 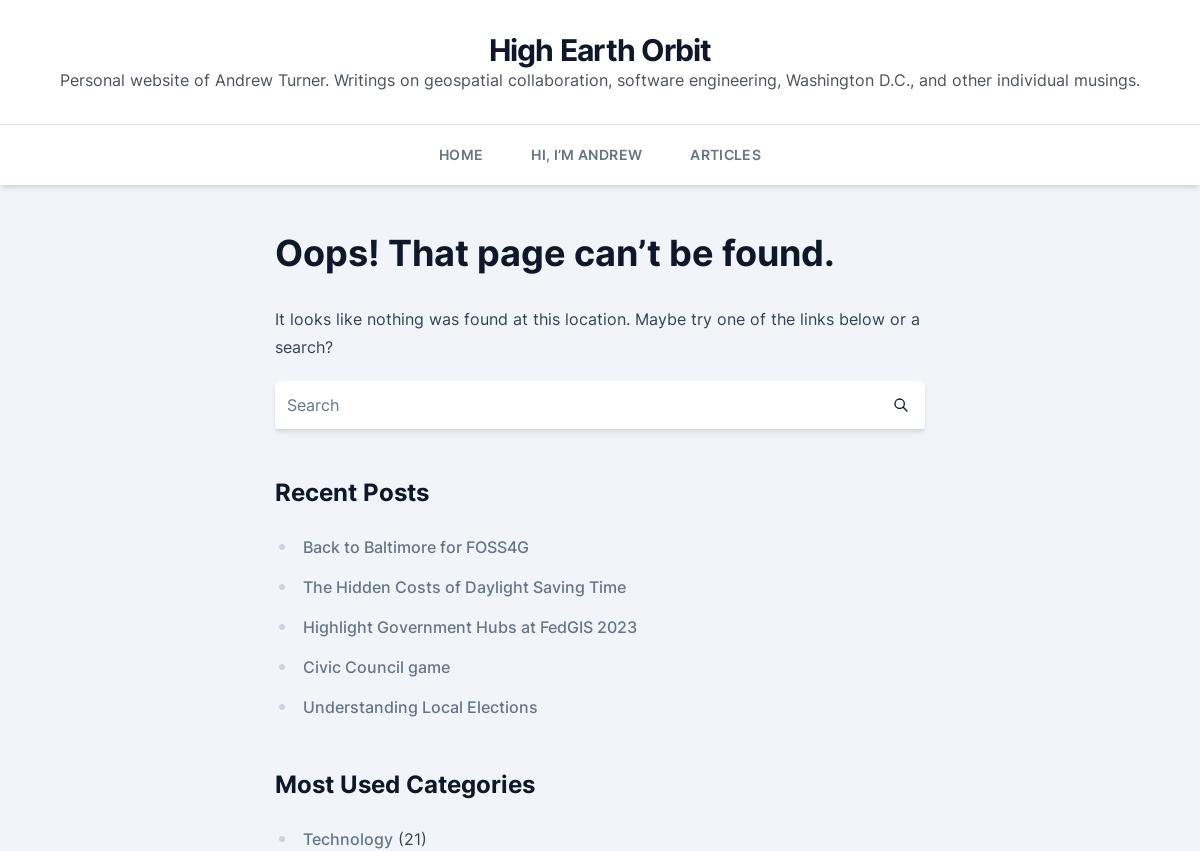 What do you see at coordinates (690, 154) in the screenshot?
I see `'Articles'` at bounding box center [690, 154].